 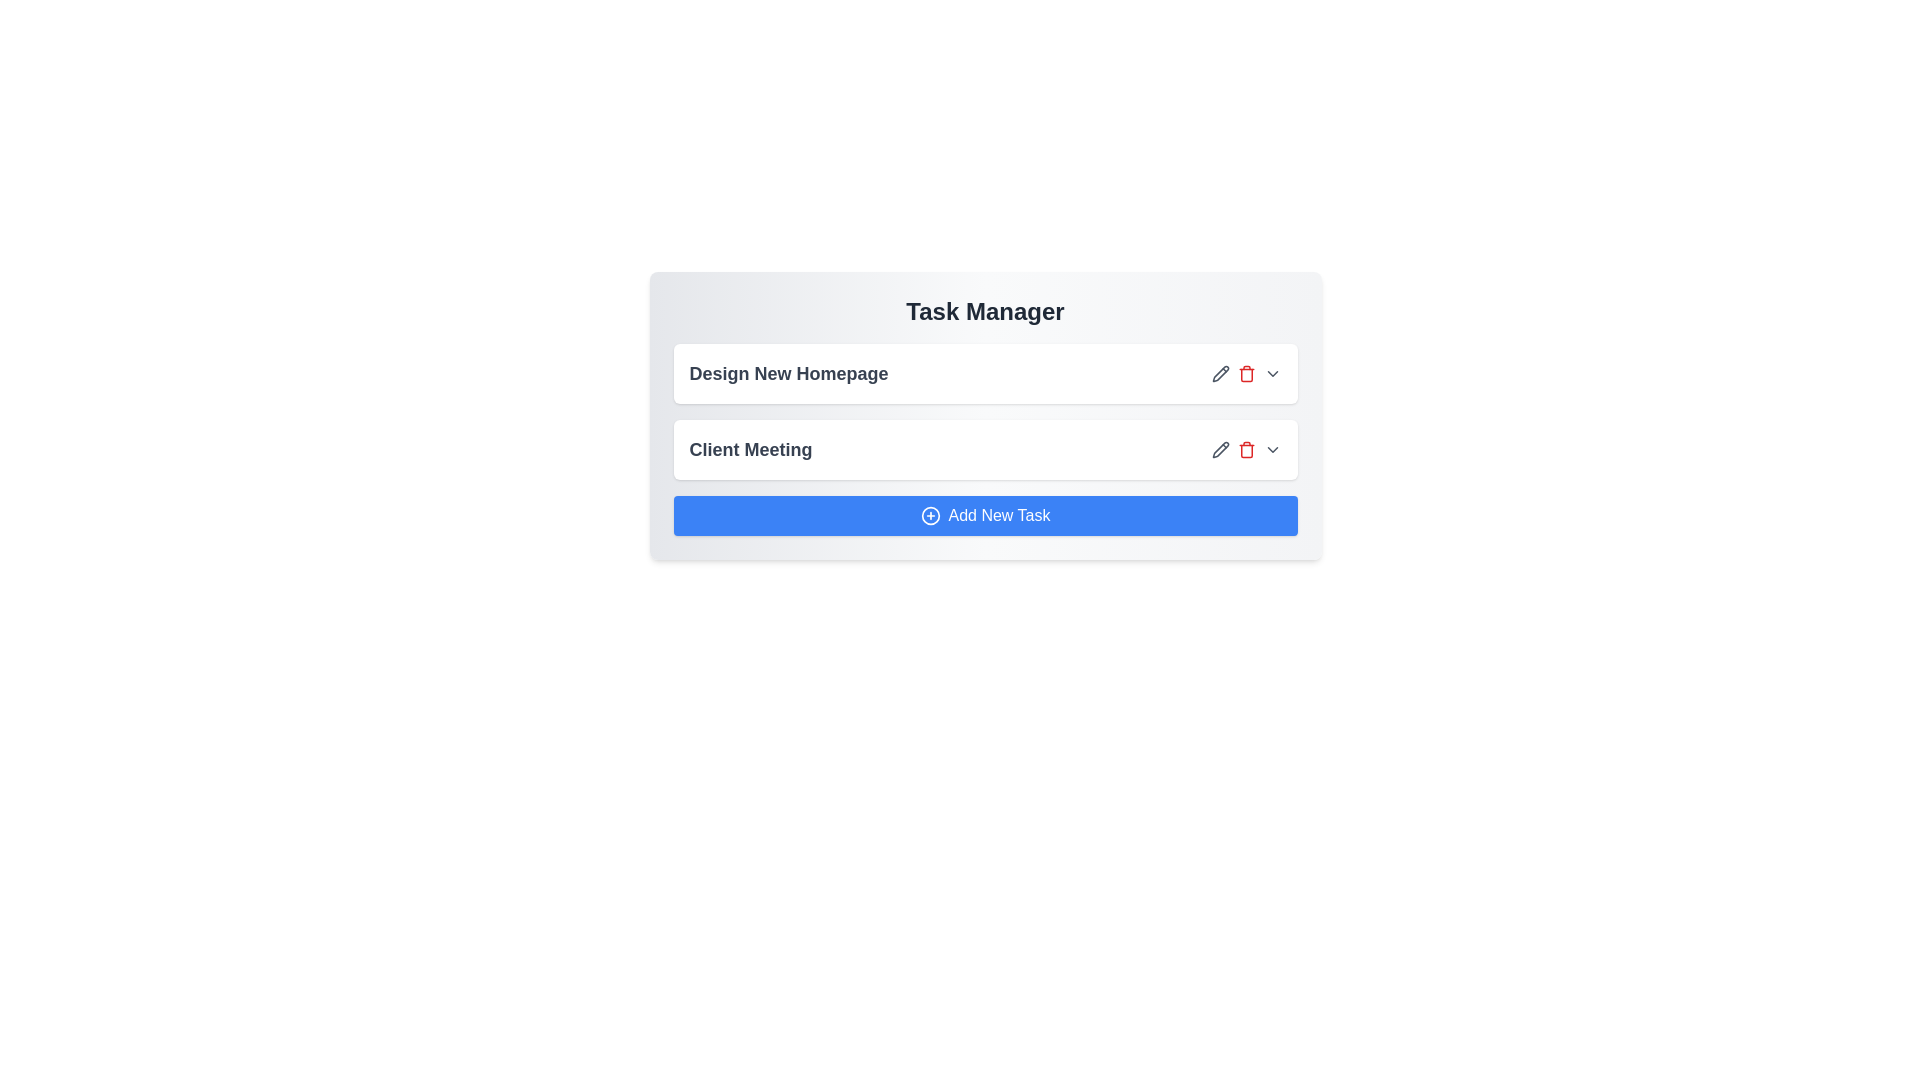 I want to click on the chevron button of the task titled 'Design New Homepage' to toggle its details, so click(x=1271, y=374).